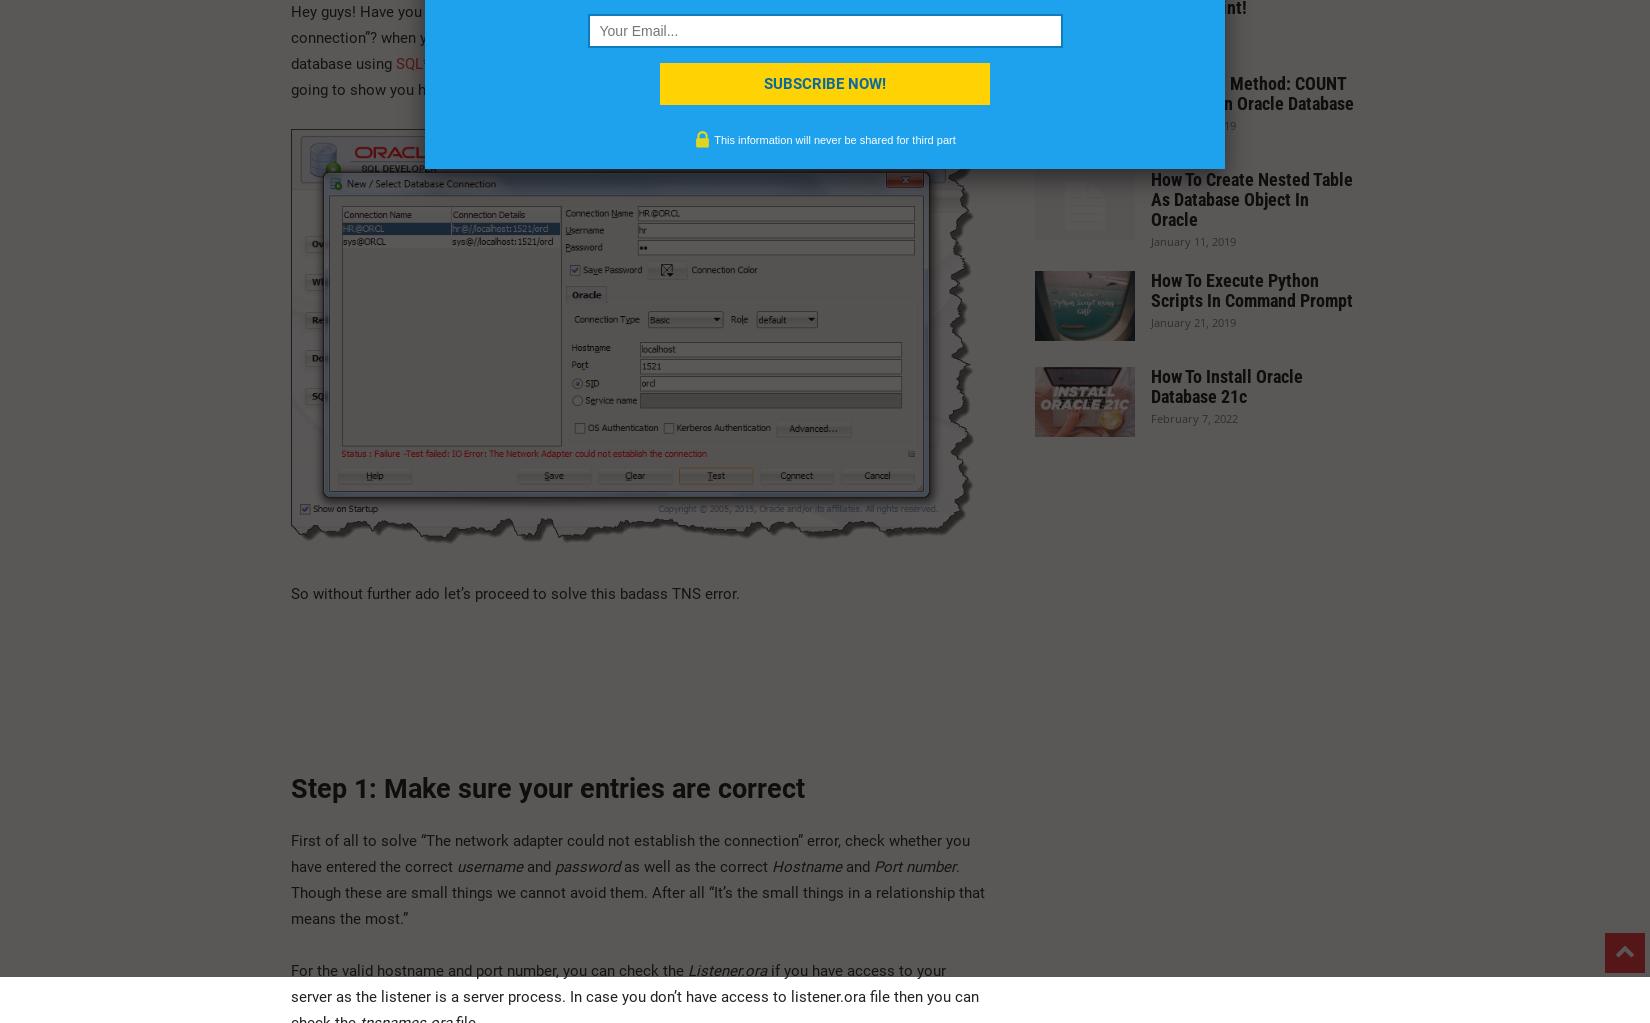 The image size is (1650, 1023). I want to click on 'Hostname', so click(807, 864).